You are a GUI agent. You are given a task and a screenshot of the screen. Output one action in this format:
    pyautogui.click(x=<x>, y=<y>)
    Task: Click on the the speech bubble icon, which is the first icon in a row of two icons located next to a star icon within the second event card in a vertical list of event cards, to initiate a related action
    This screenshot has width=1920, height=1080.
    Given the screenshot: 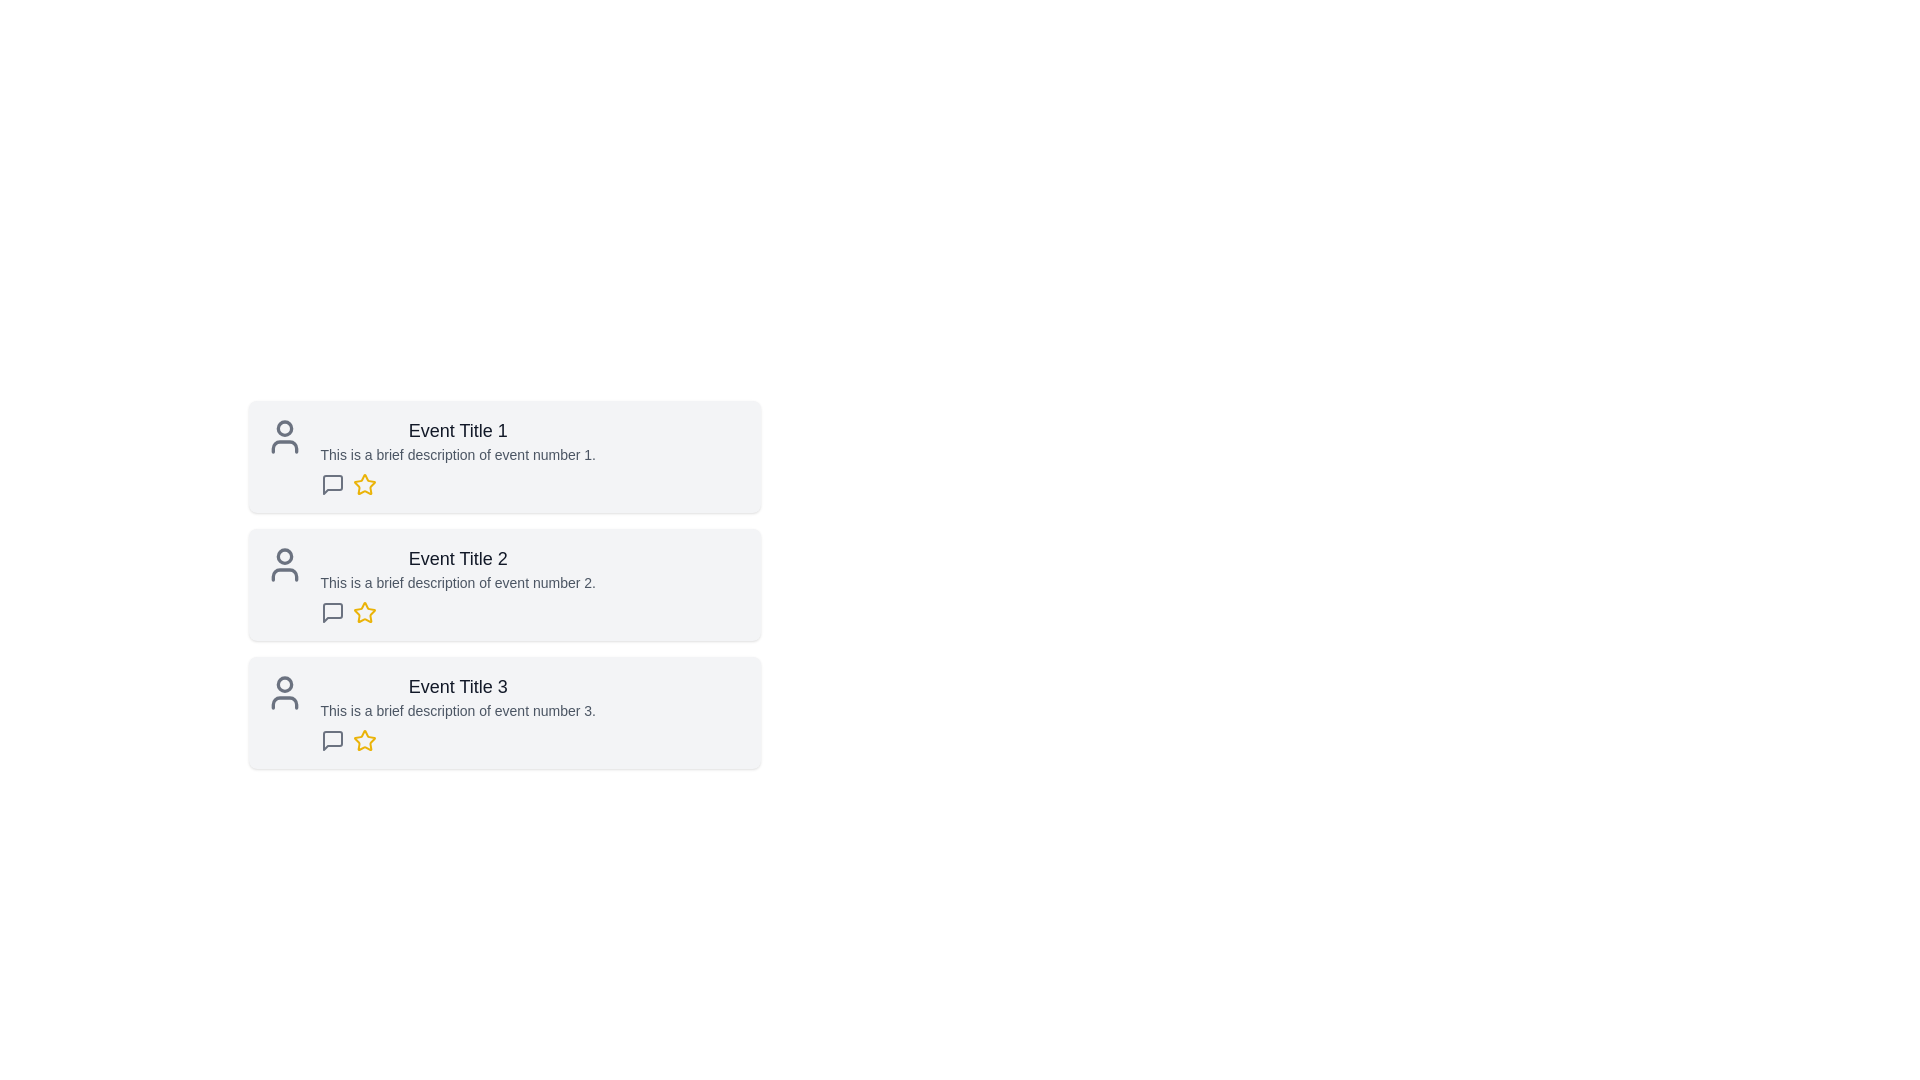 What is the action you would take?
    pyautogui.click(x=332, y=612)
    